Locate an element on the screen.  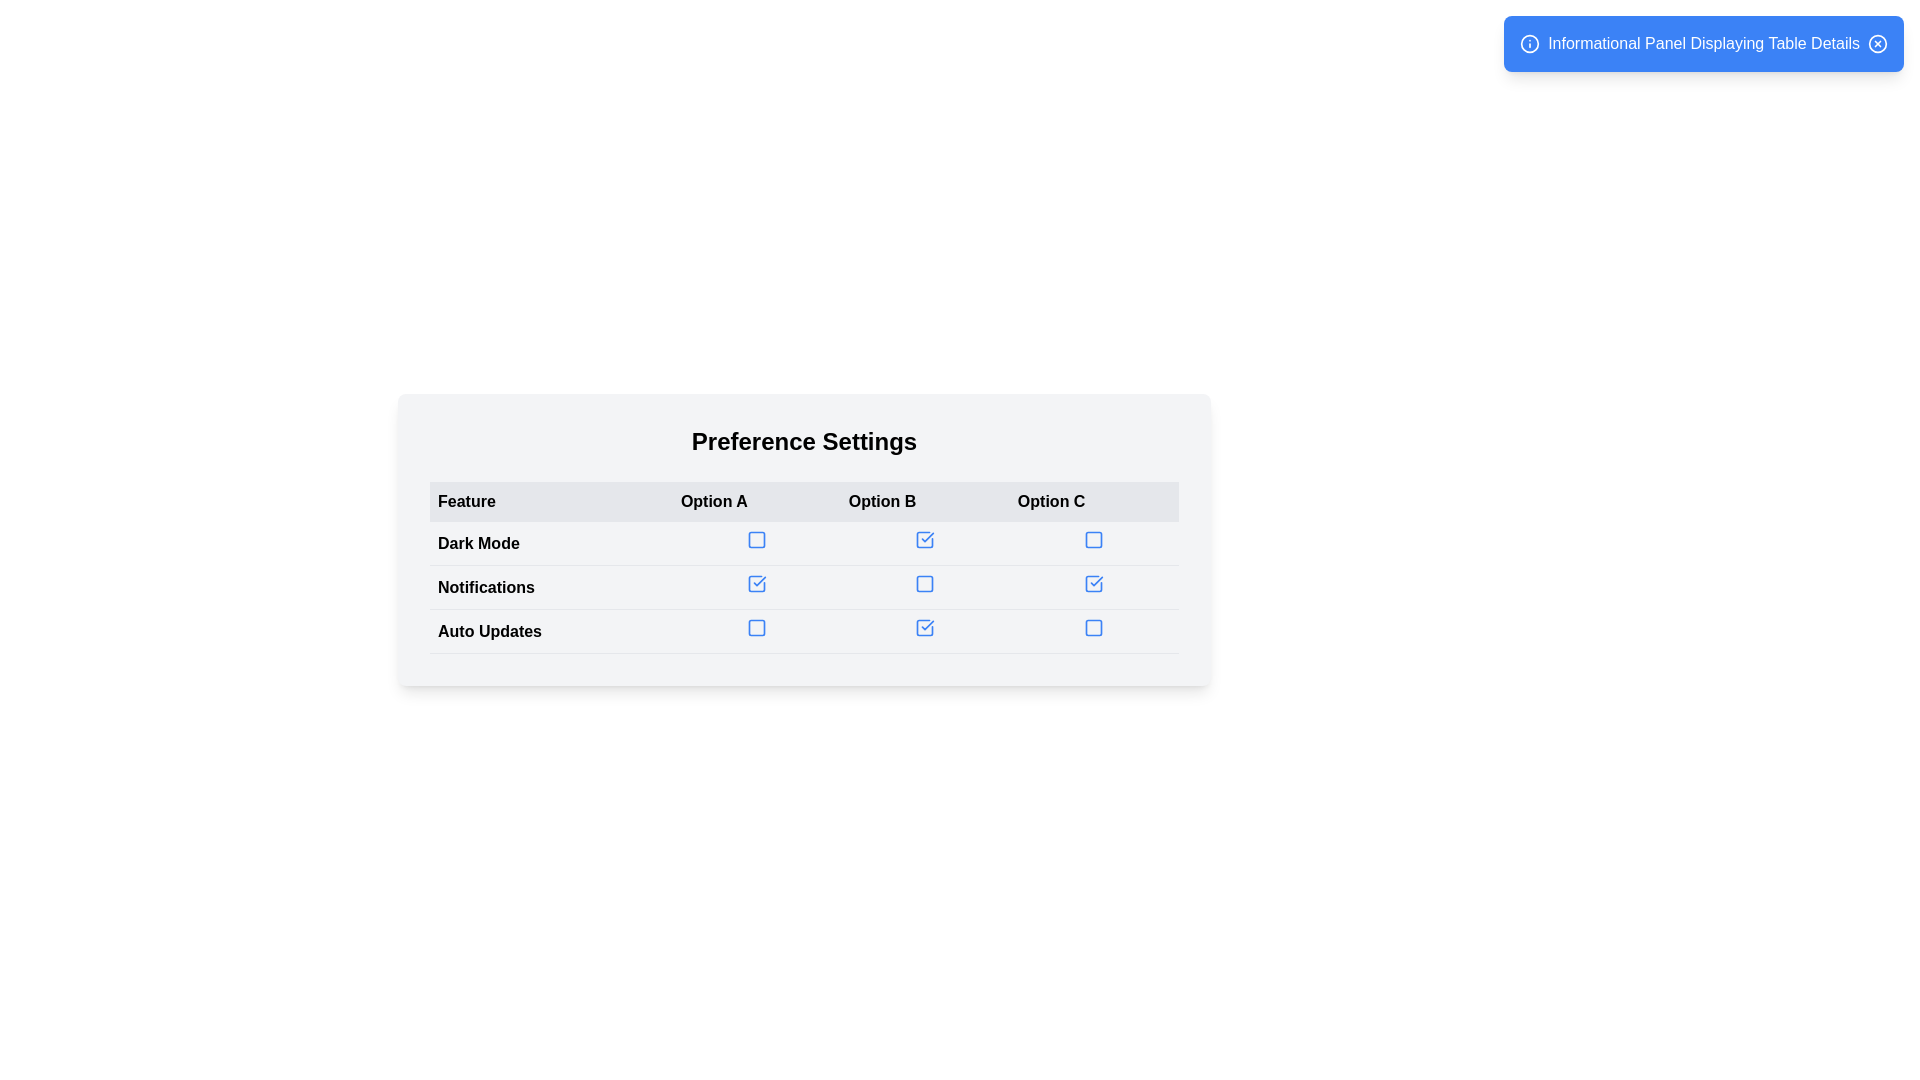
the checkbox with a blue outline for 'Auto Updates' under 'Option A' in the settings table is located at coordinates (755, 627).